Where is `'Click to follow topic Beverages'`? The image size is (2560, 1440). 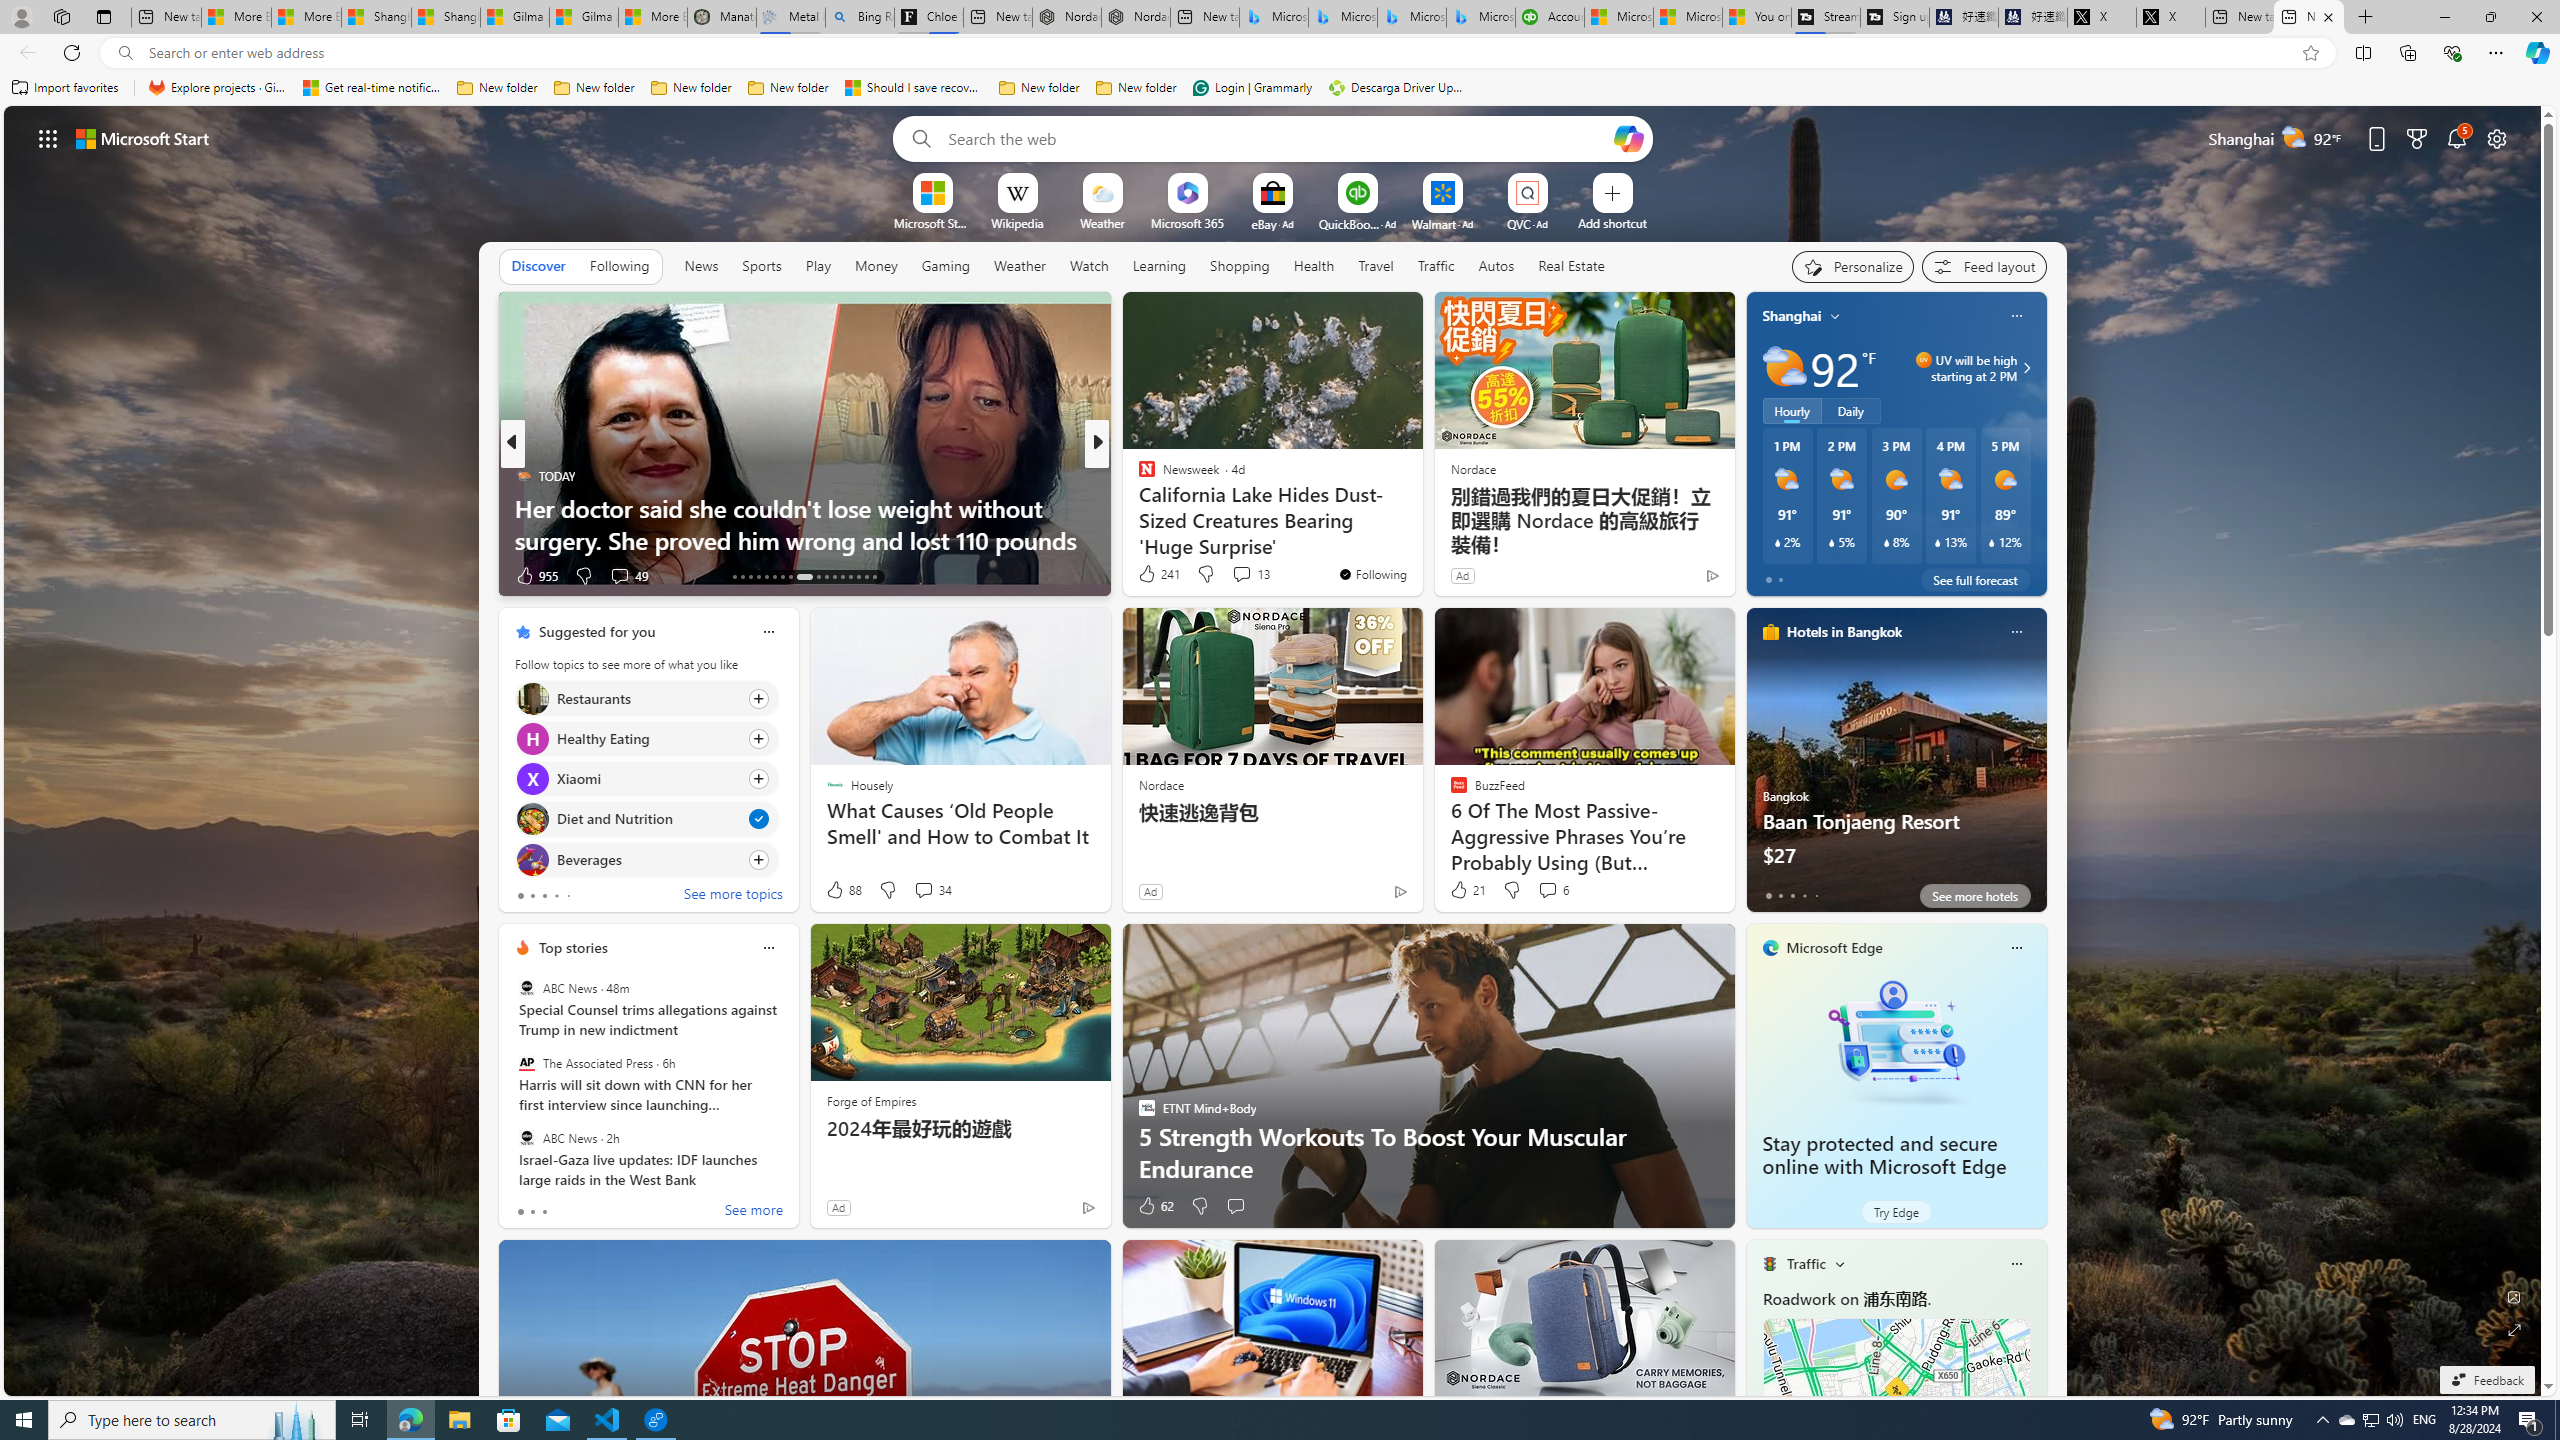
'Click to follow topic Beverages' is located at coordinates (645, 858).